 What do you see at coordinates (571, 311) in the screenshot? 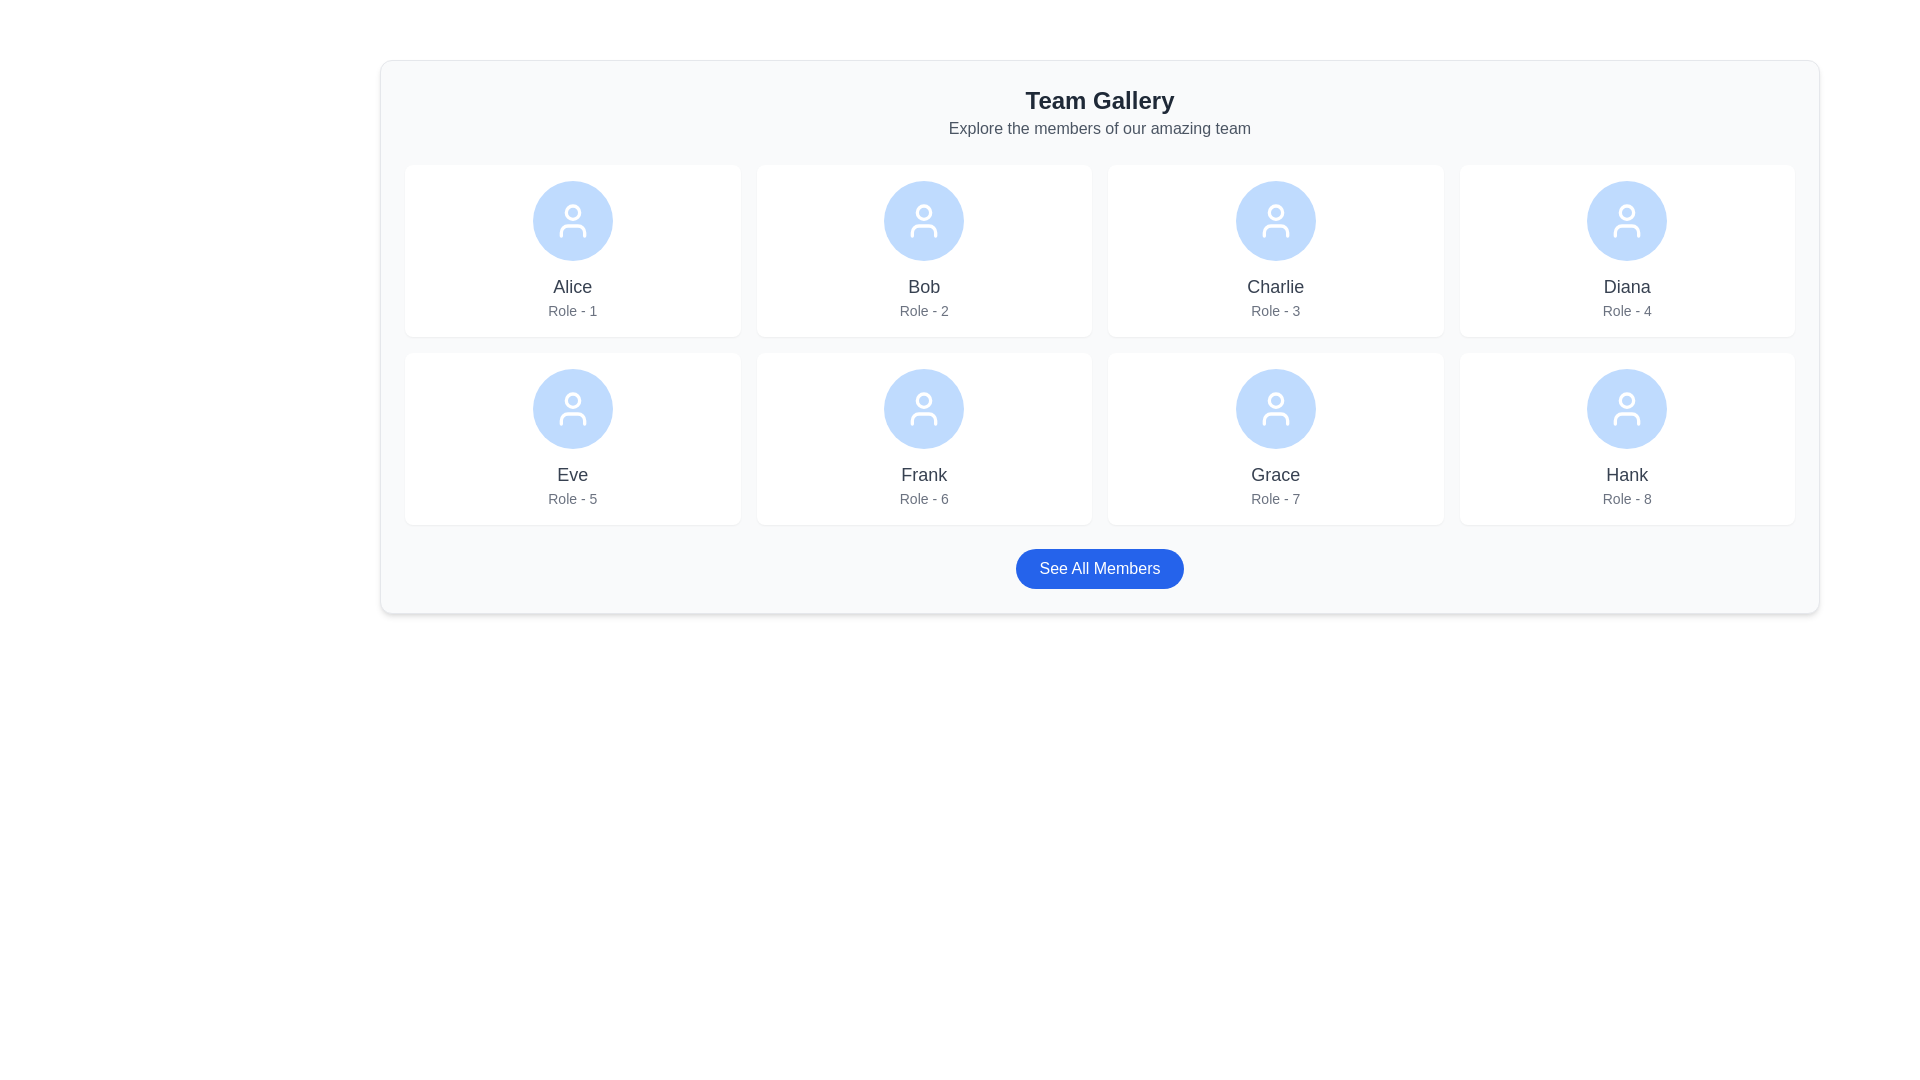
I see `the static text label displaying 'Role - 1' located at the bottom section of the card representing 'Alice'` at bounding box center [571, 311].